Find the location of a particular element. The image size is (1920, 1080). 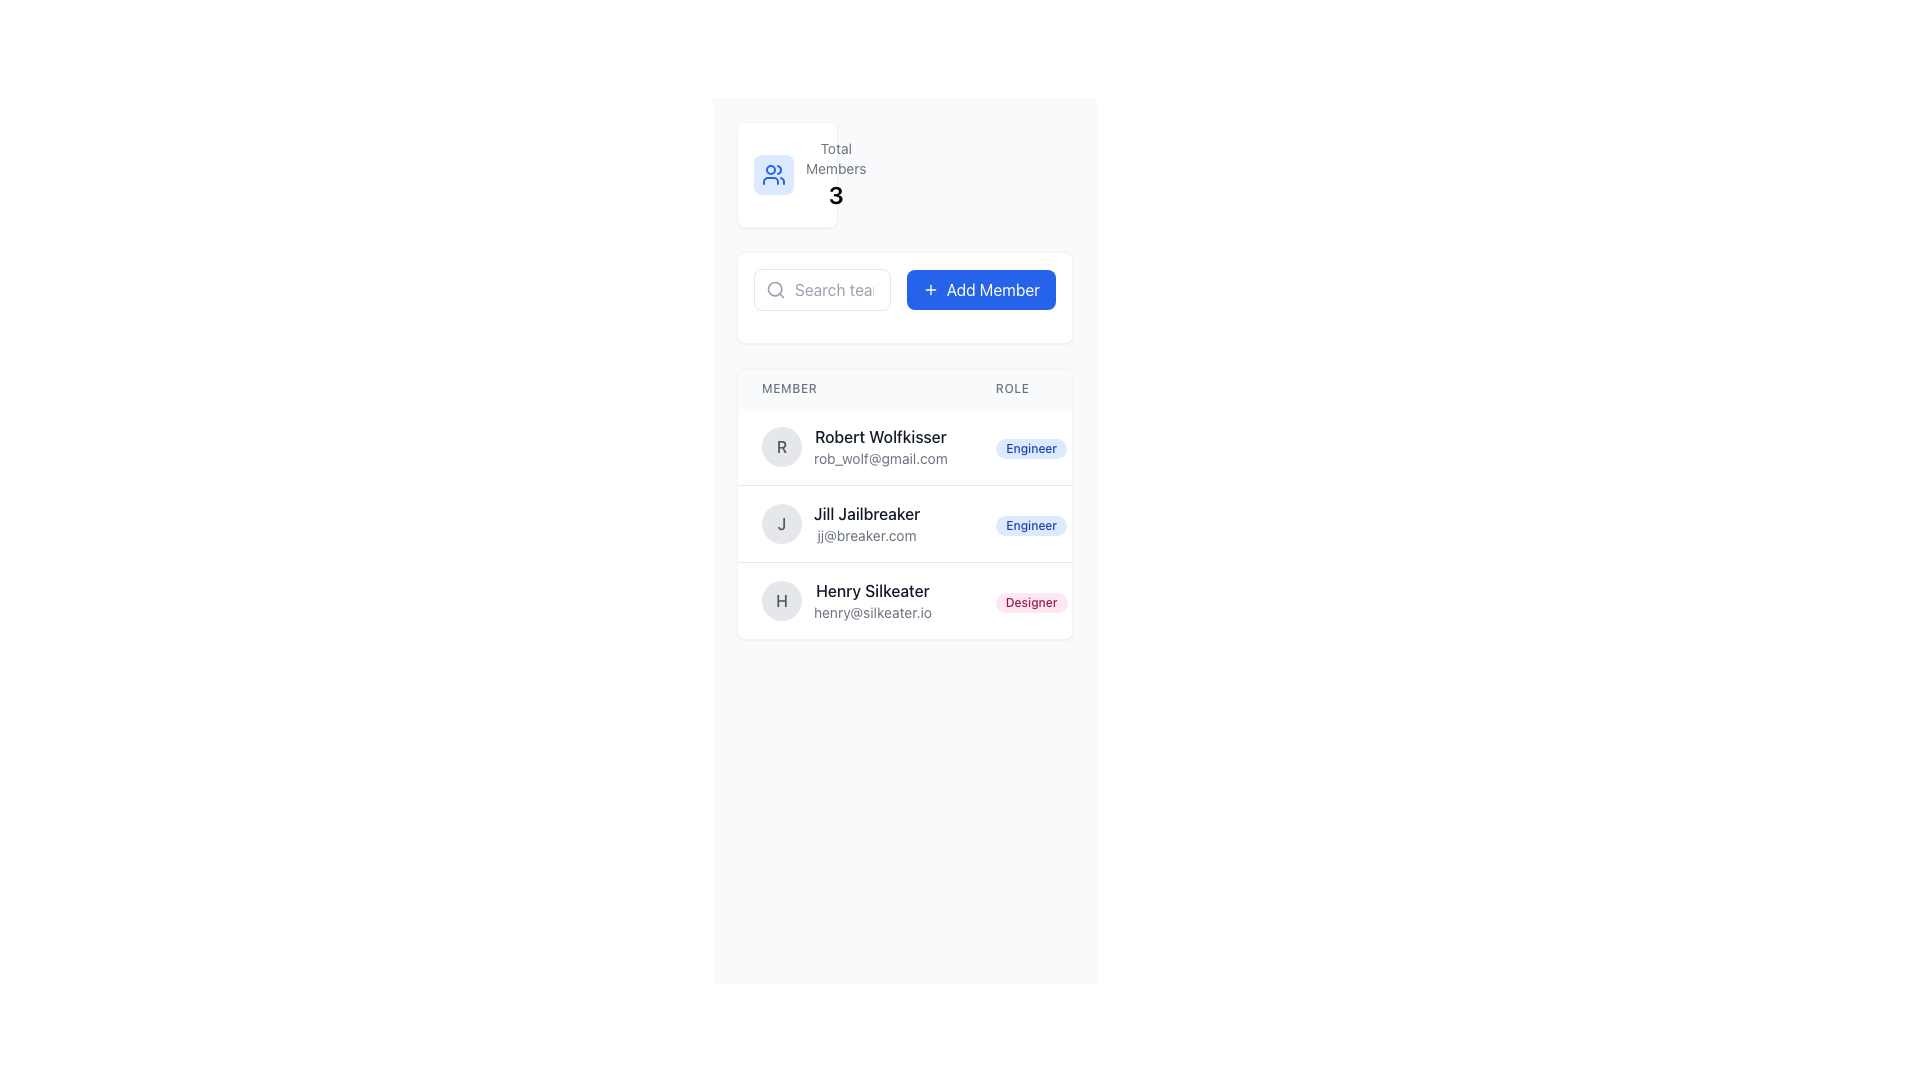

the text-based information block displaying the name and email address of the member, located below 'Robert Wolfkisser' and above 'Henry Silkeater' is located at coordinates (867, 523).